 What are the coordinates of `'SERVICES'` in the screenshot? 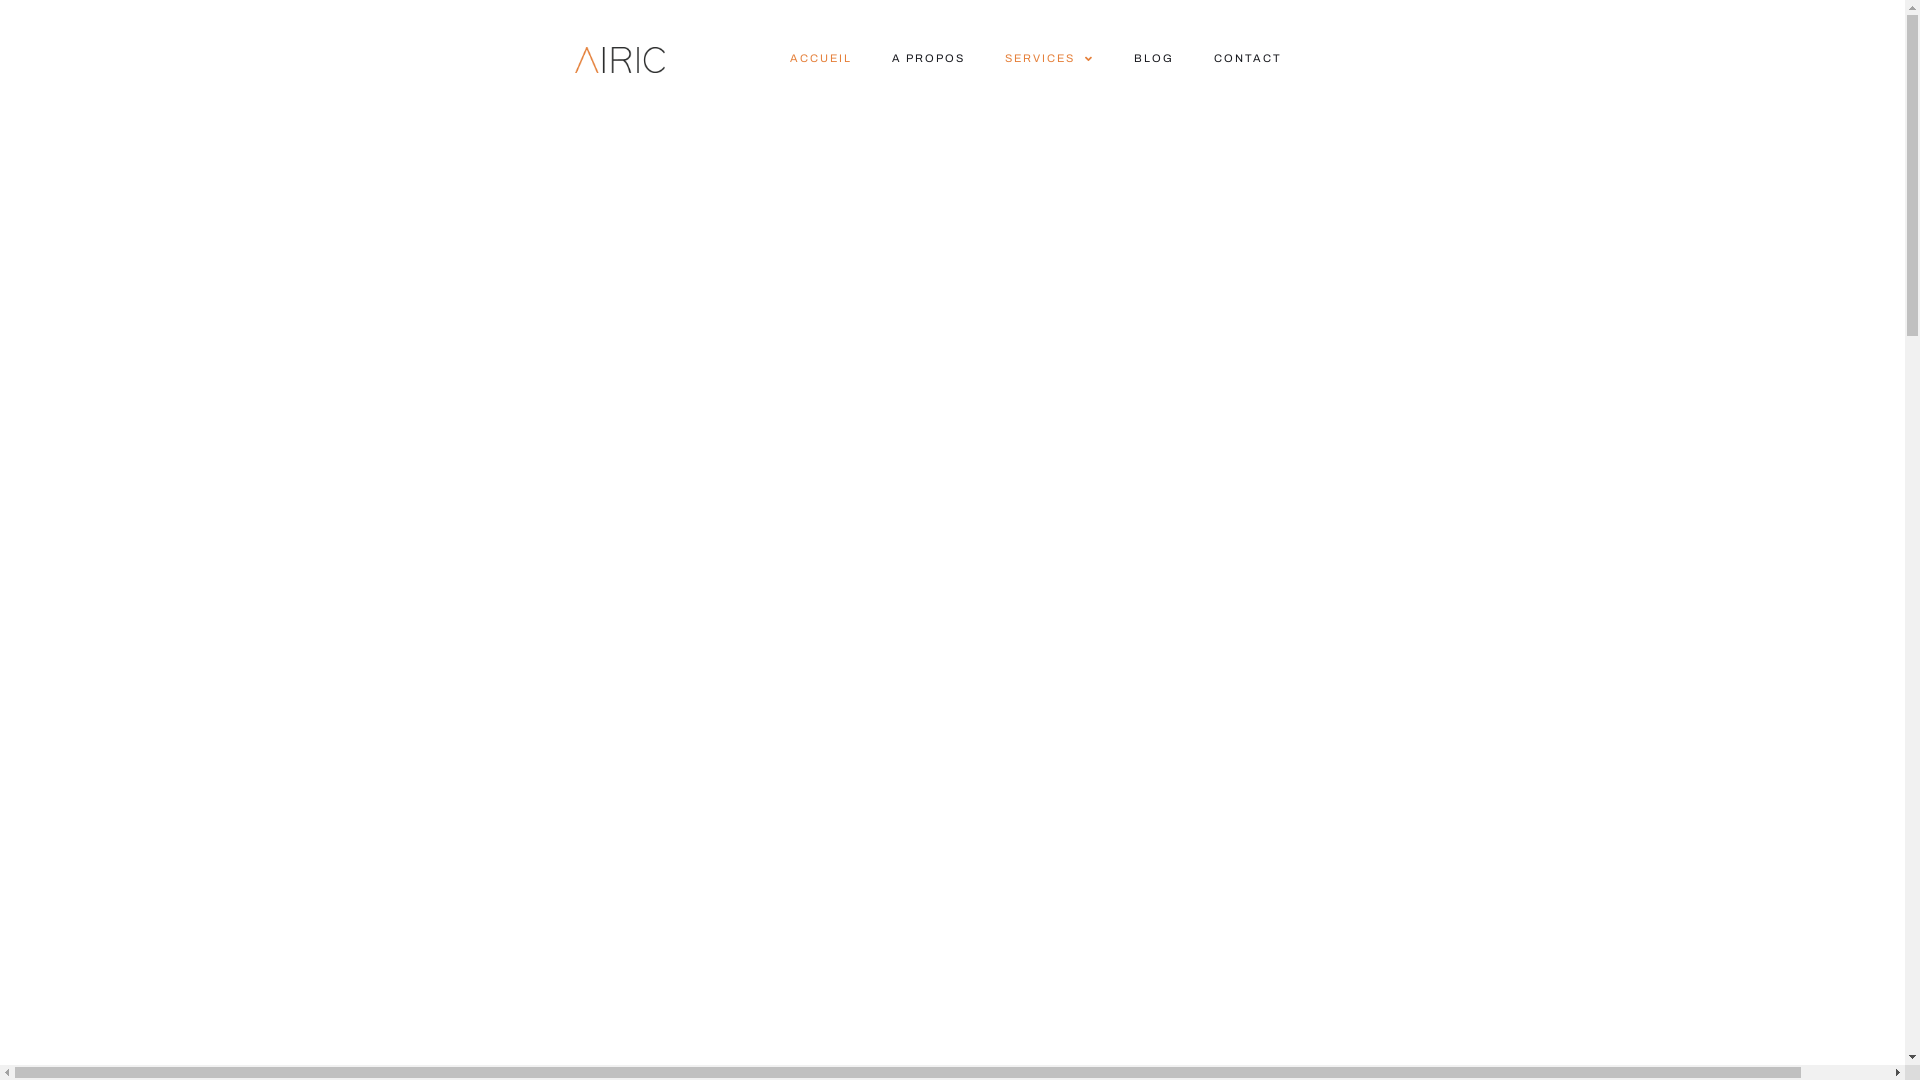 It's located at (1048, 57).